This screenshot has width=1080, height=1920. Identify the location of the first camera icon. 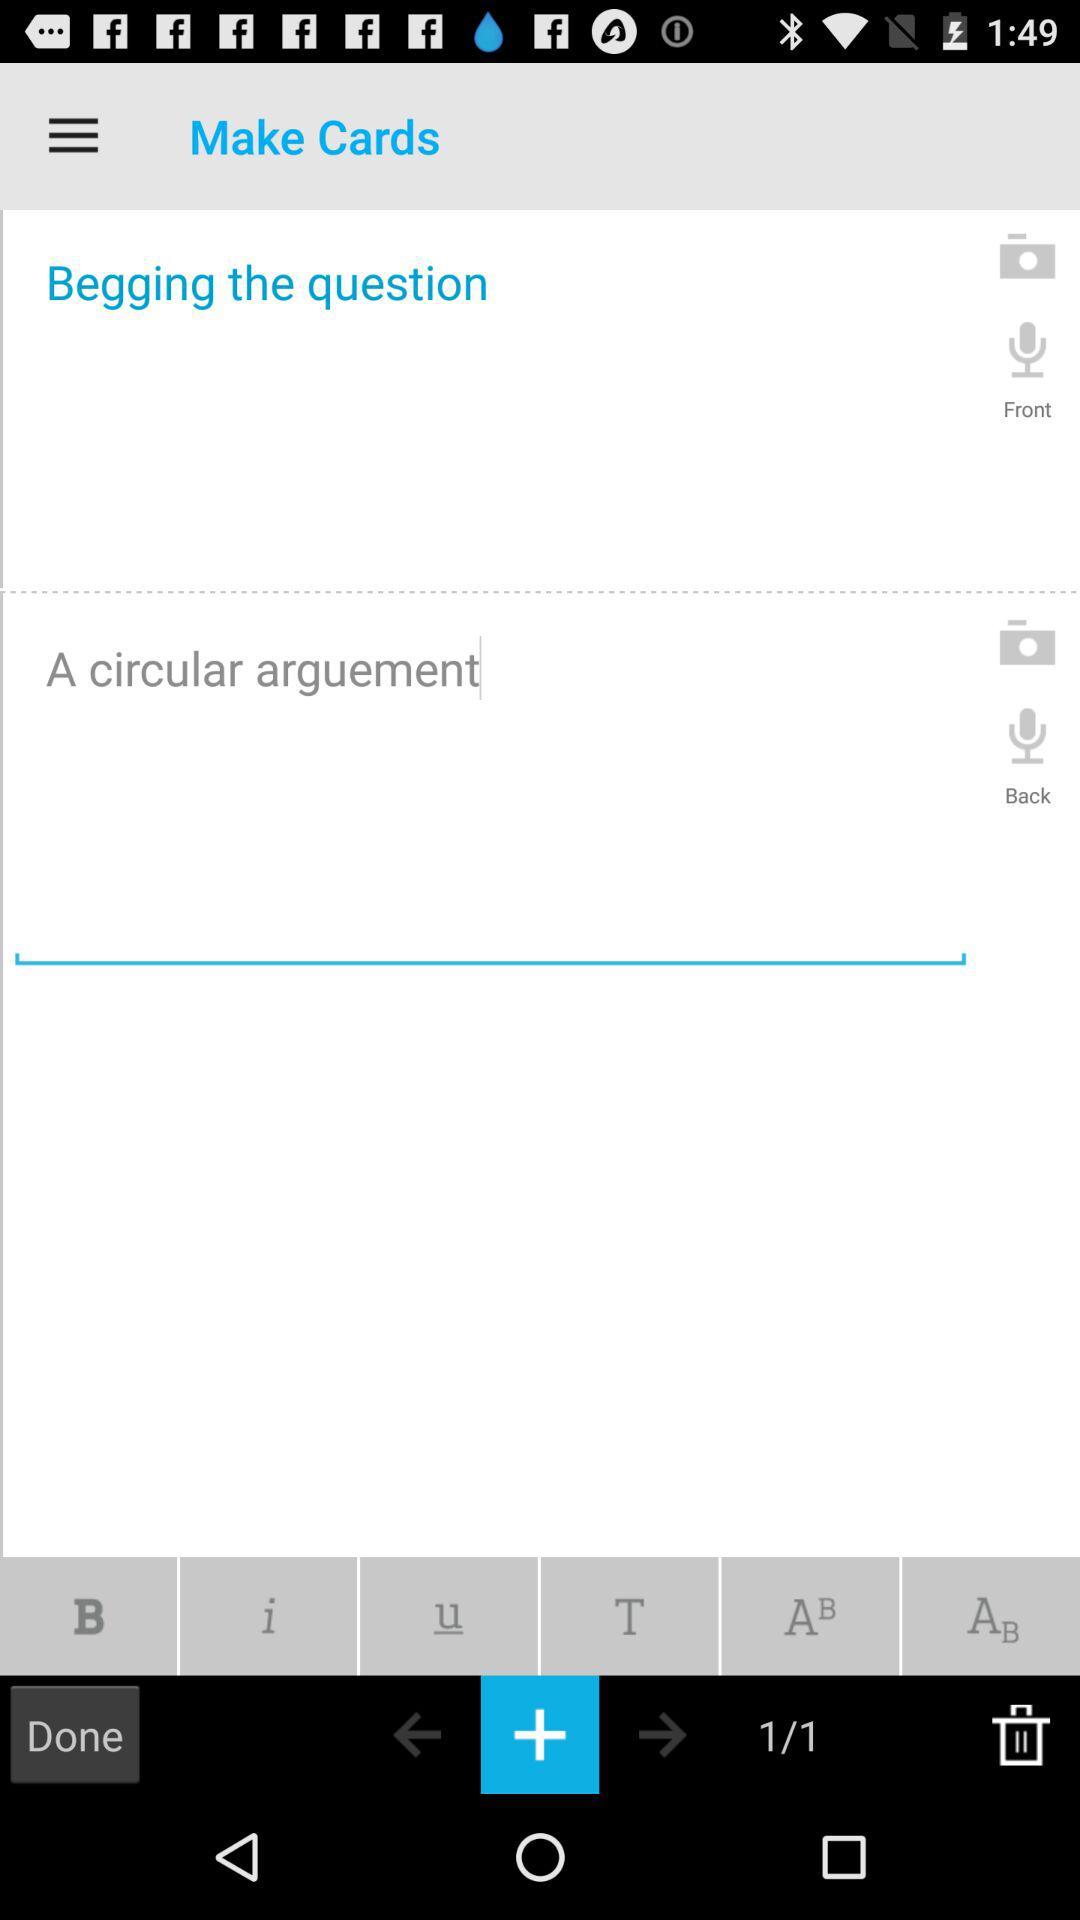
(1027, 254).